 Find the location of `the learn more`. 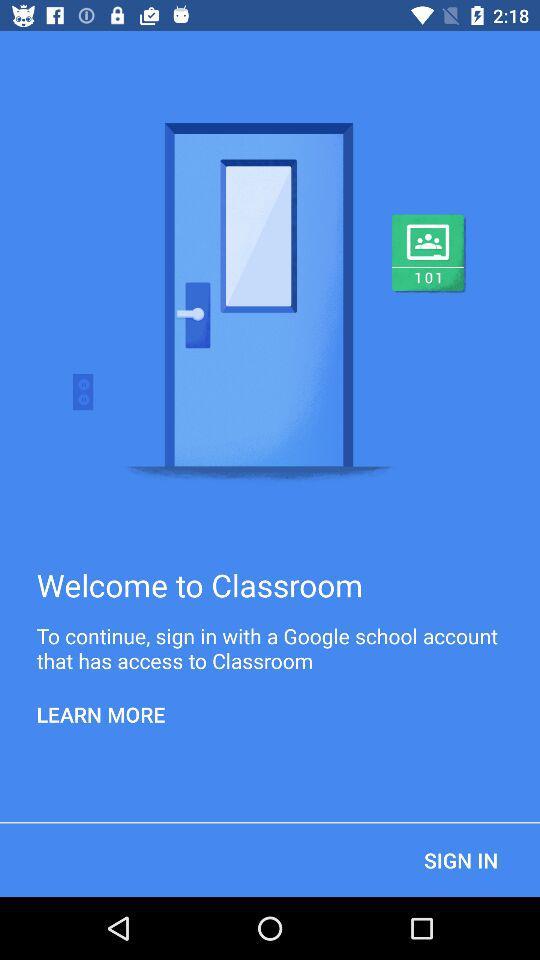

the learn more is located at coordinates (100, 714).